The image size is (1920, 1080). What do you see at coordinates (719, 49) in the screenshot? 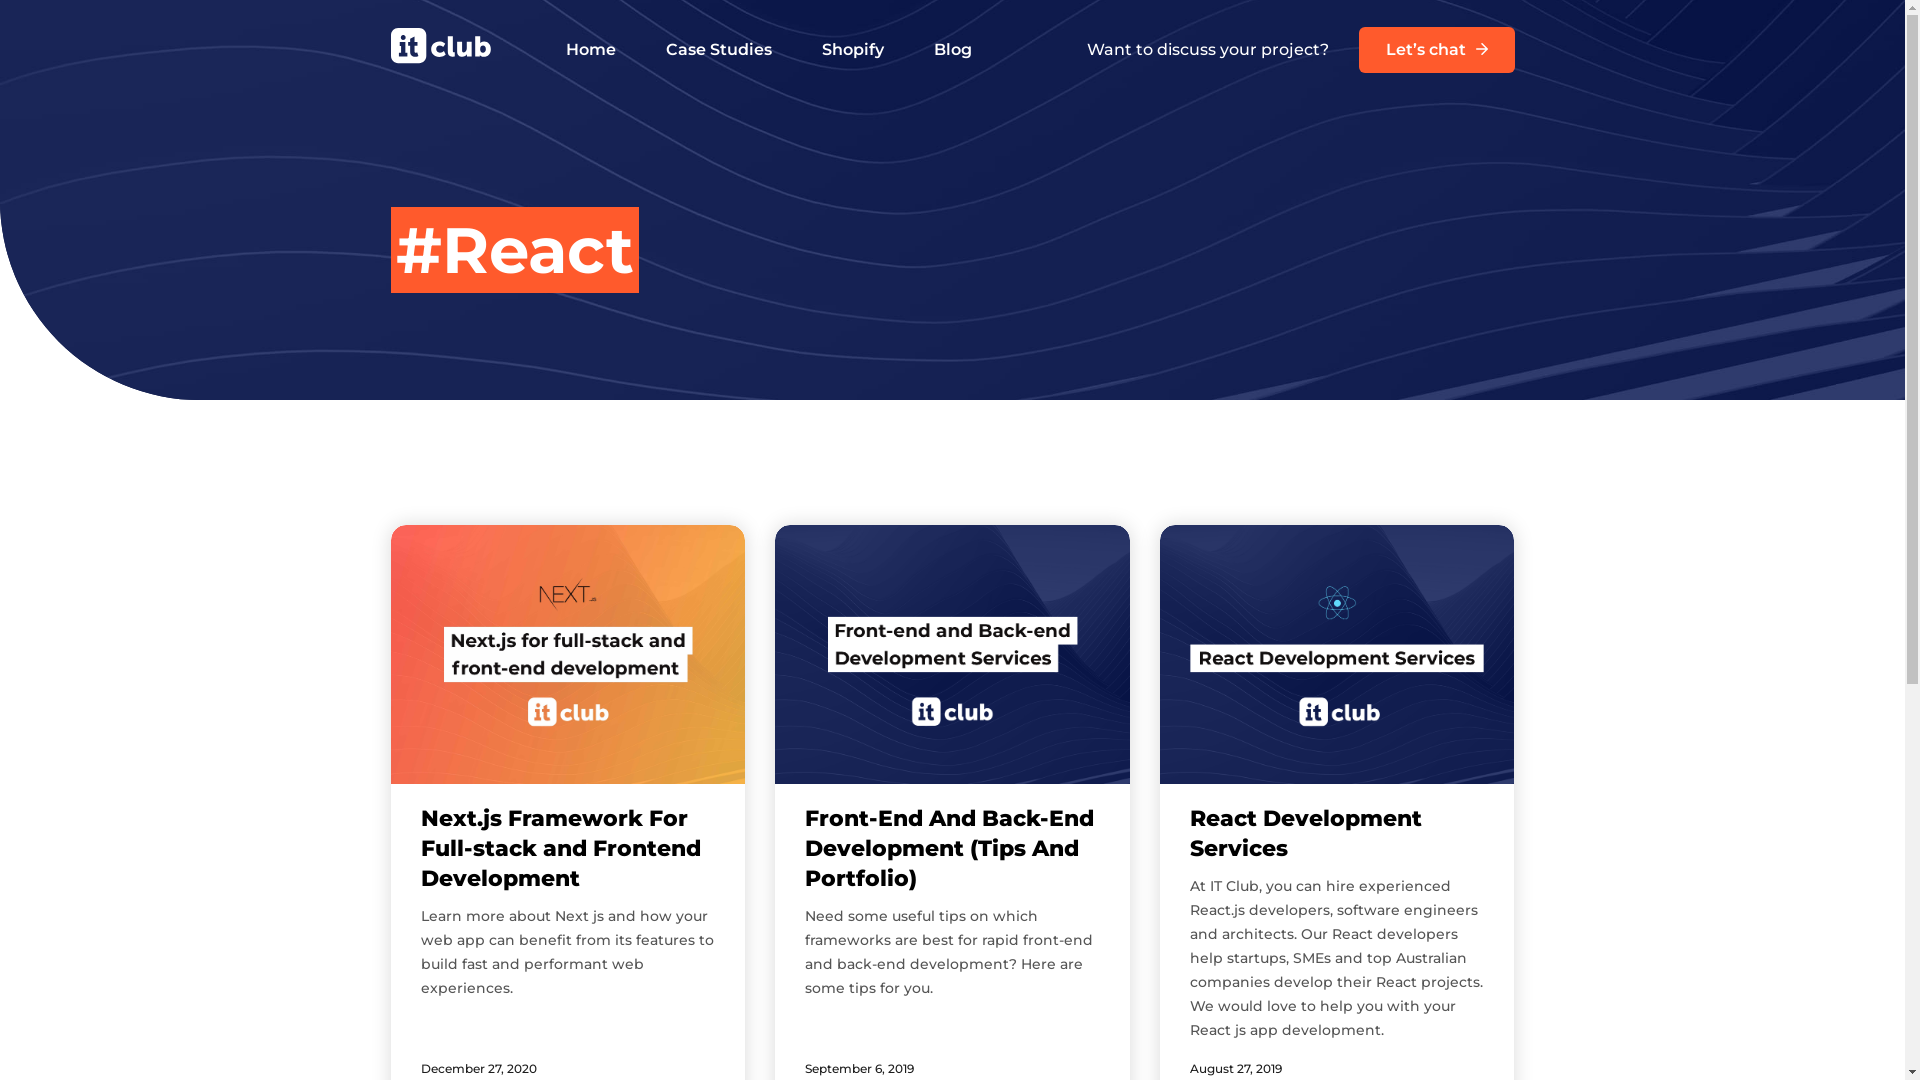
I see `'Case Studies'` at bounding box center [719, 49].